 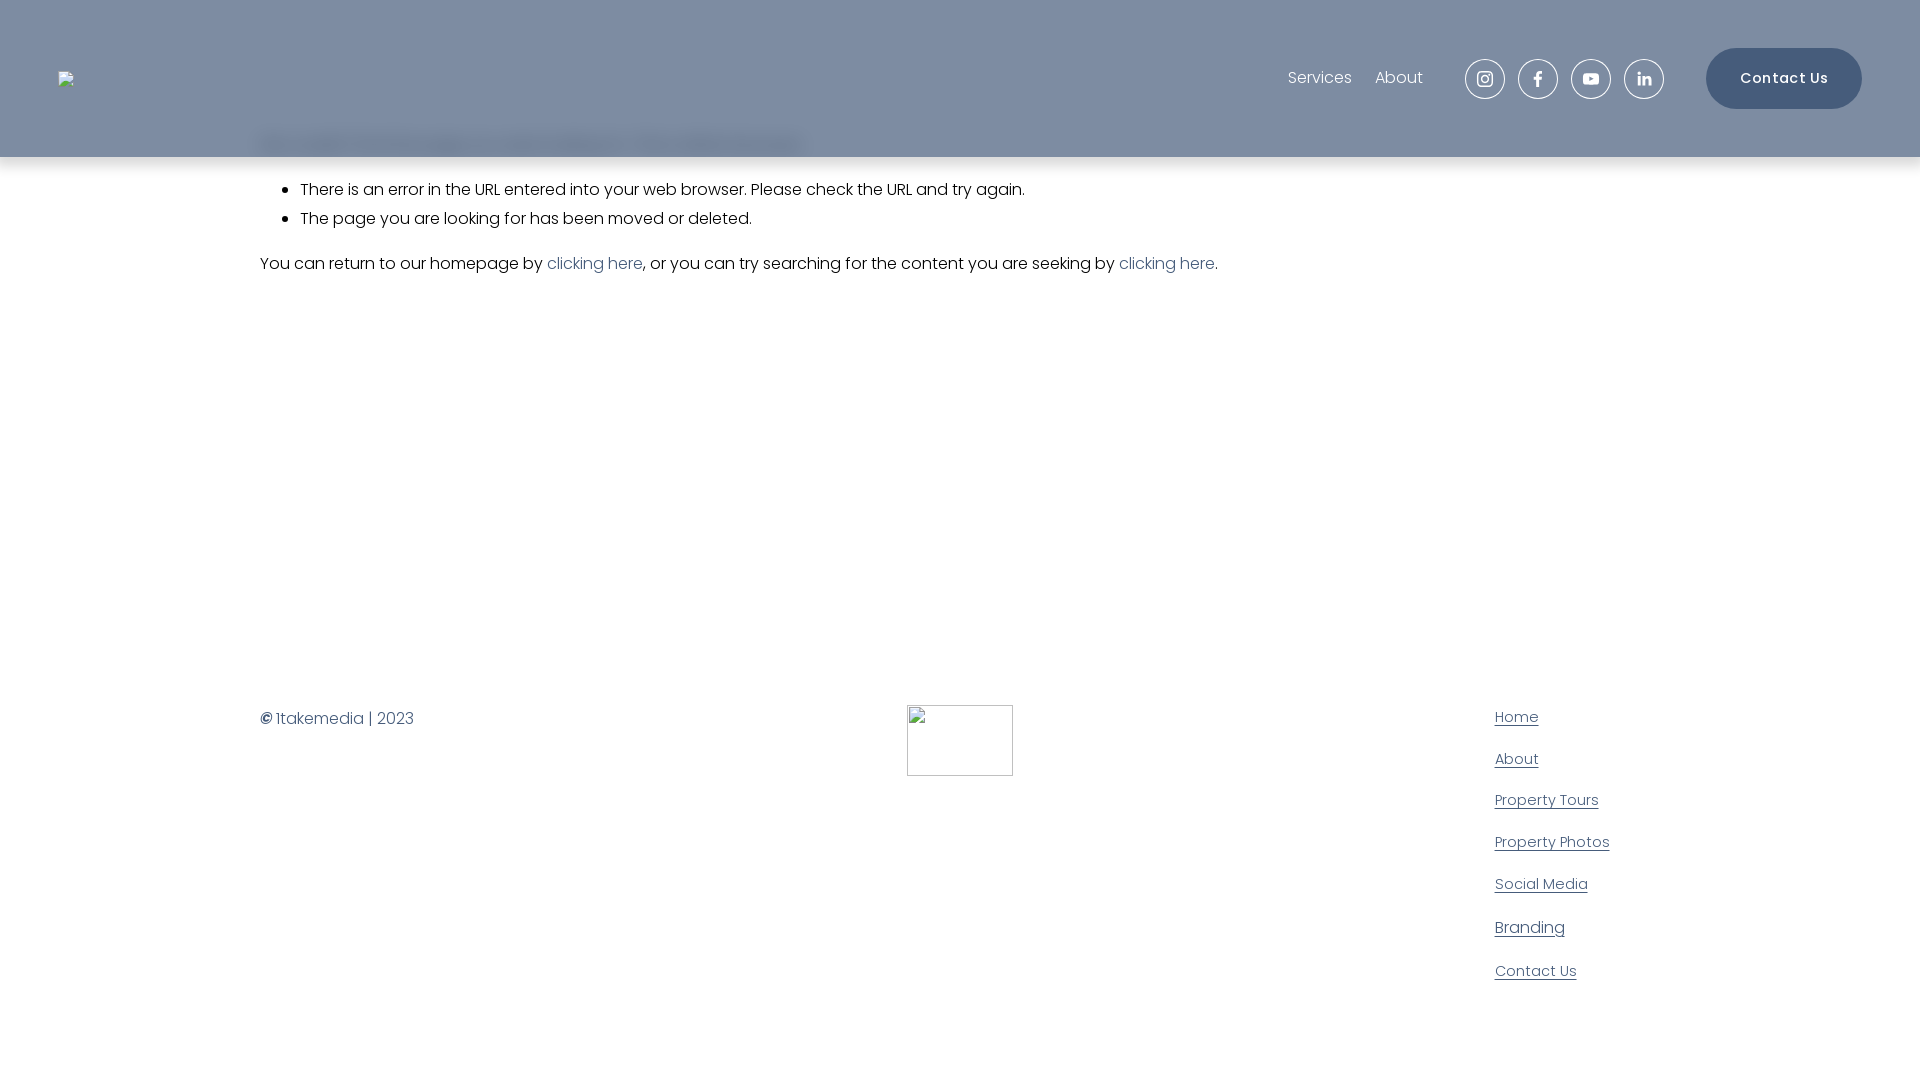 I want to click on 'Social Media', so click(x=1540, y=883).